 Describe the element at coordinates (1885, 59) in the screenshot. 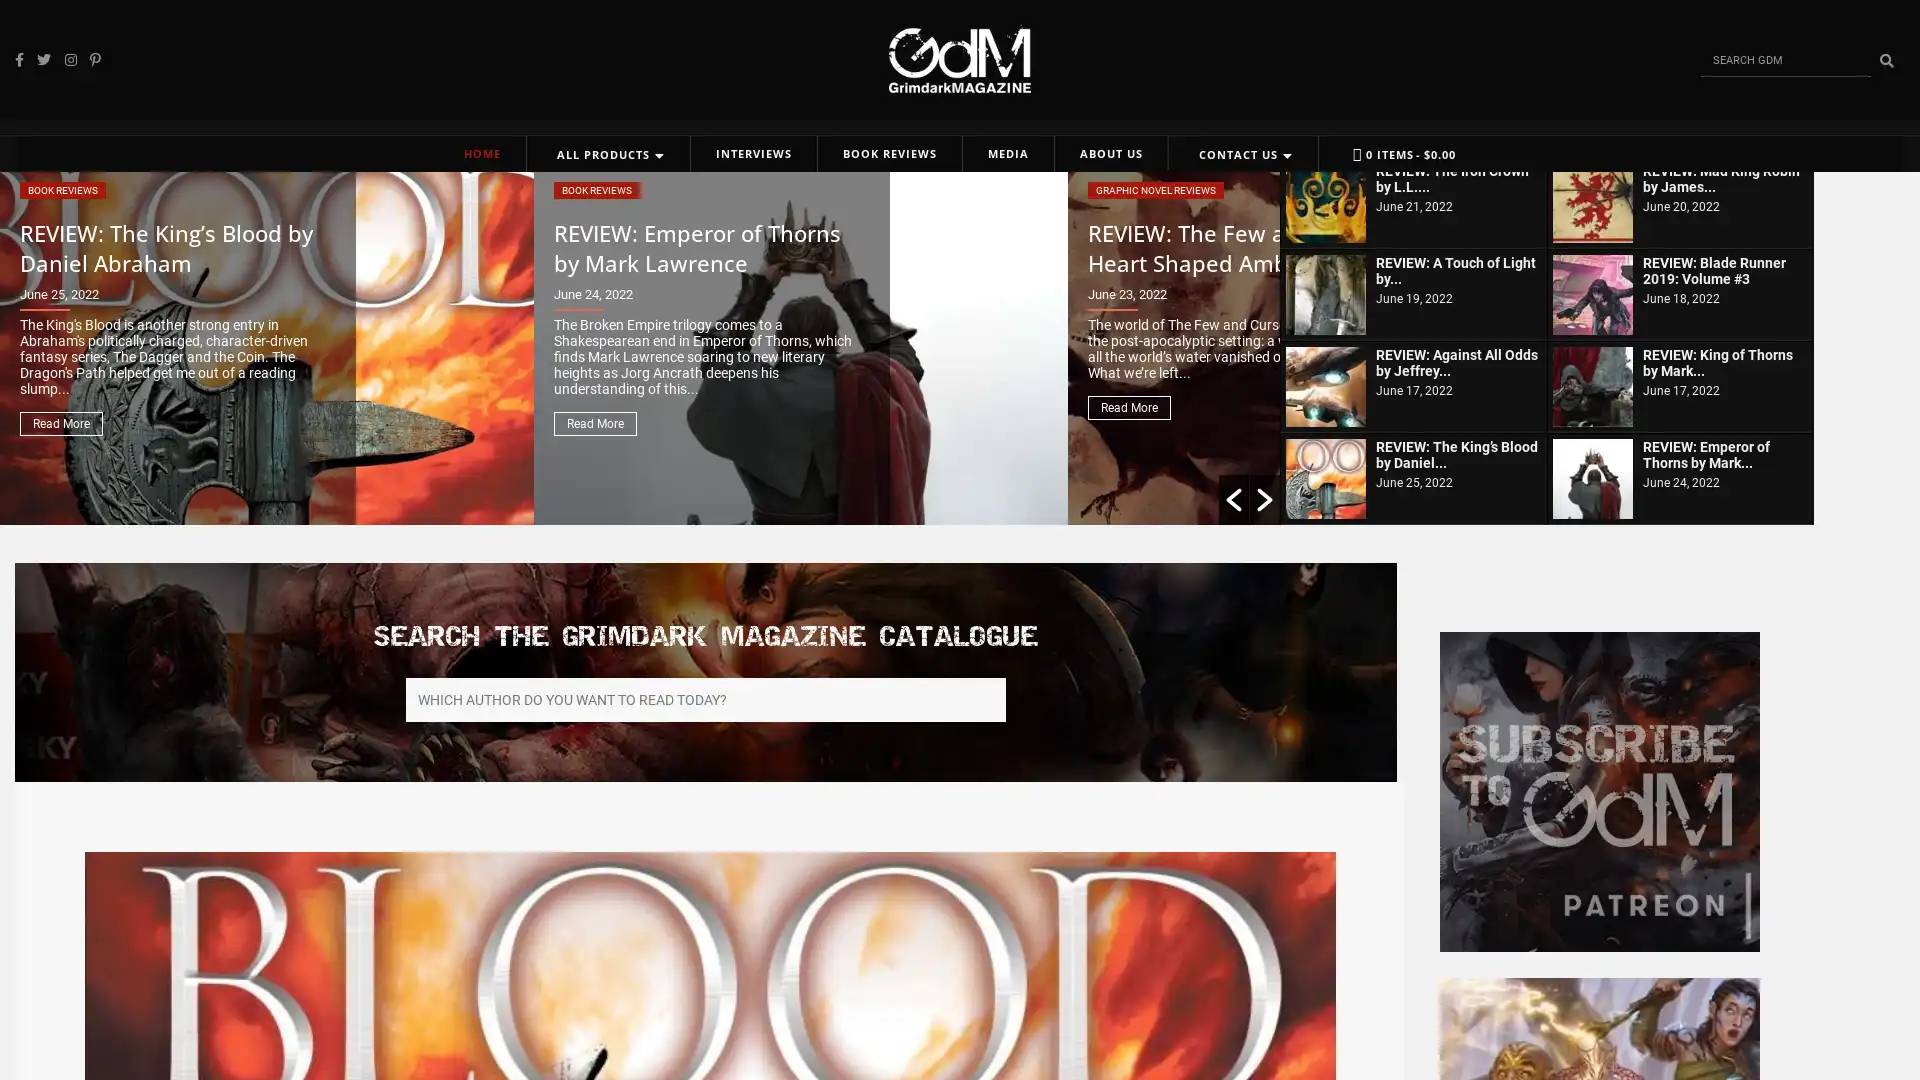

I see `Search` at that location.